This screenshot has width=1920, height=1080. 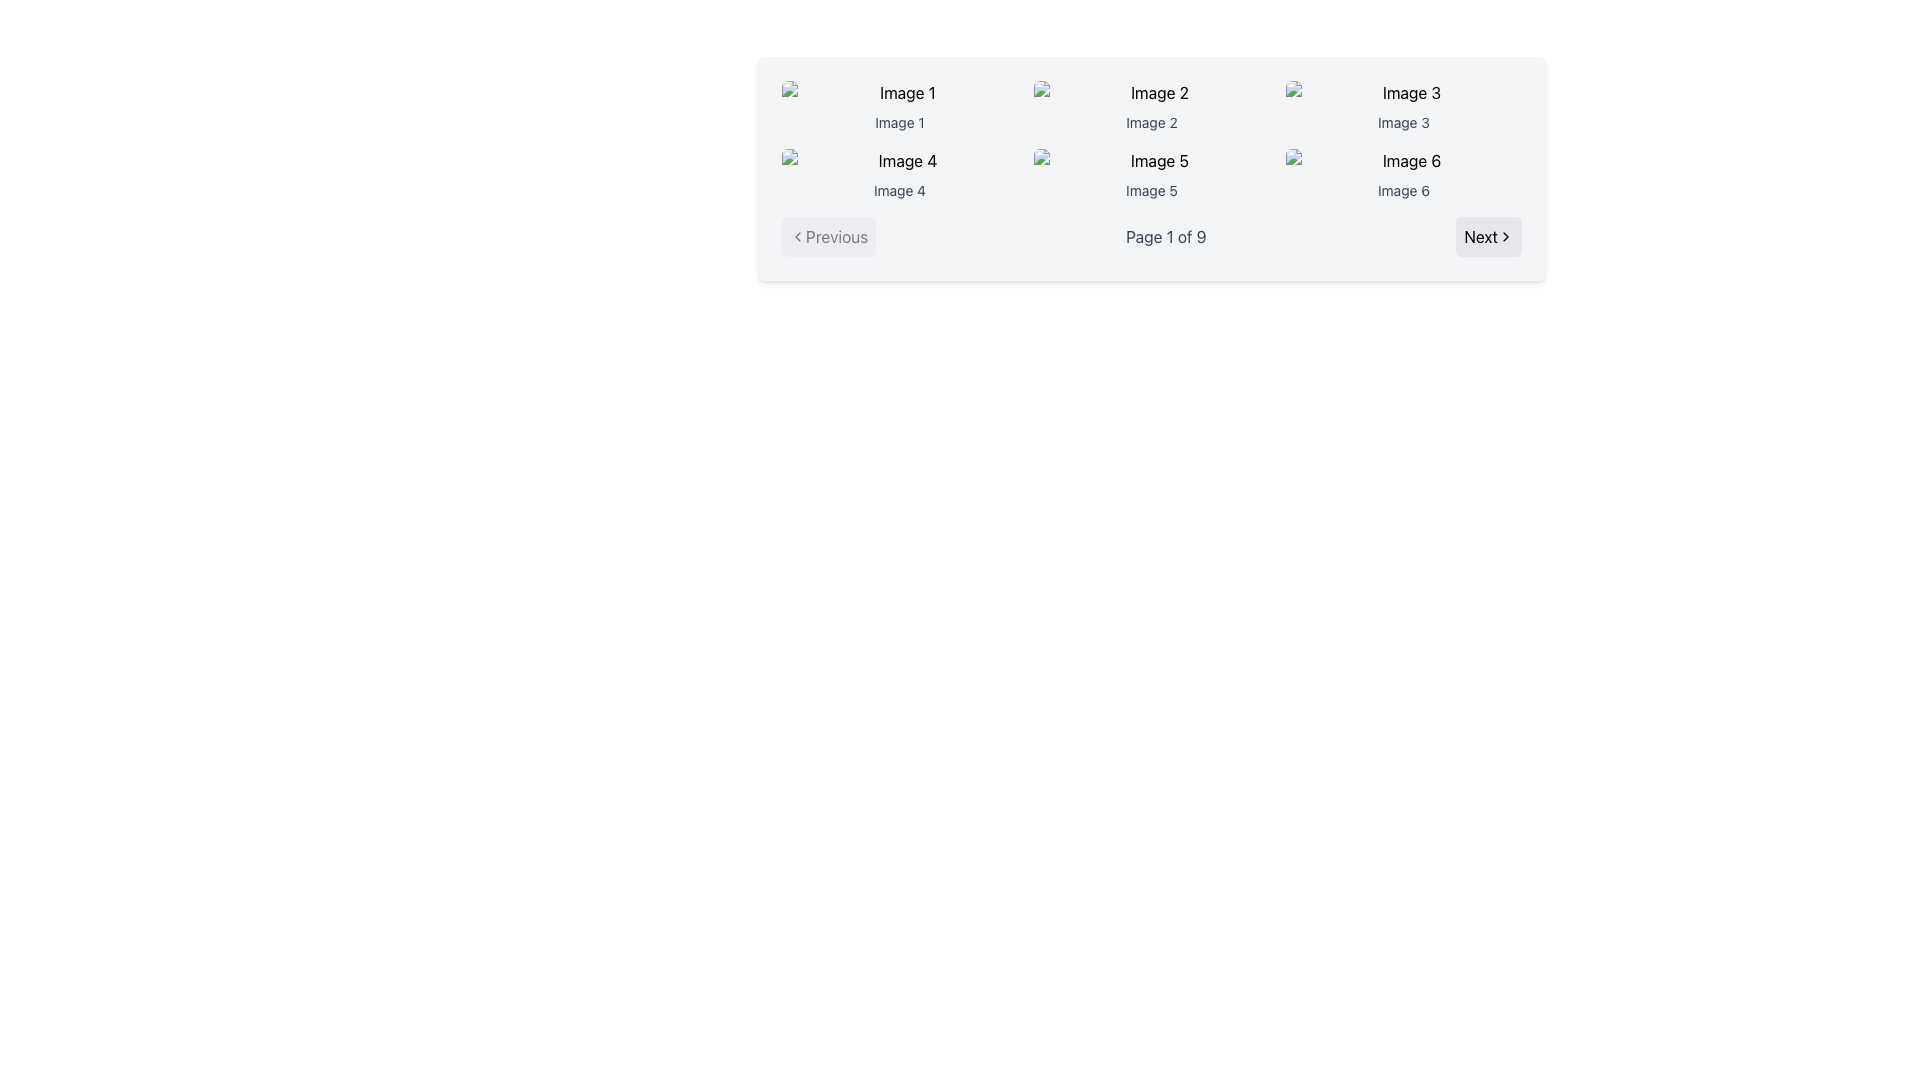 I want to click on the image with caption positioned in the second row, first column of the grid, which follows 'Image 3' and precedes 'Image 5', so click(x=899, y=173).